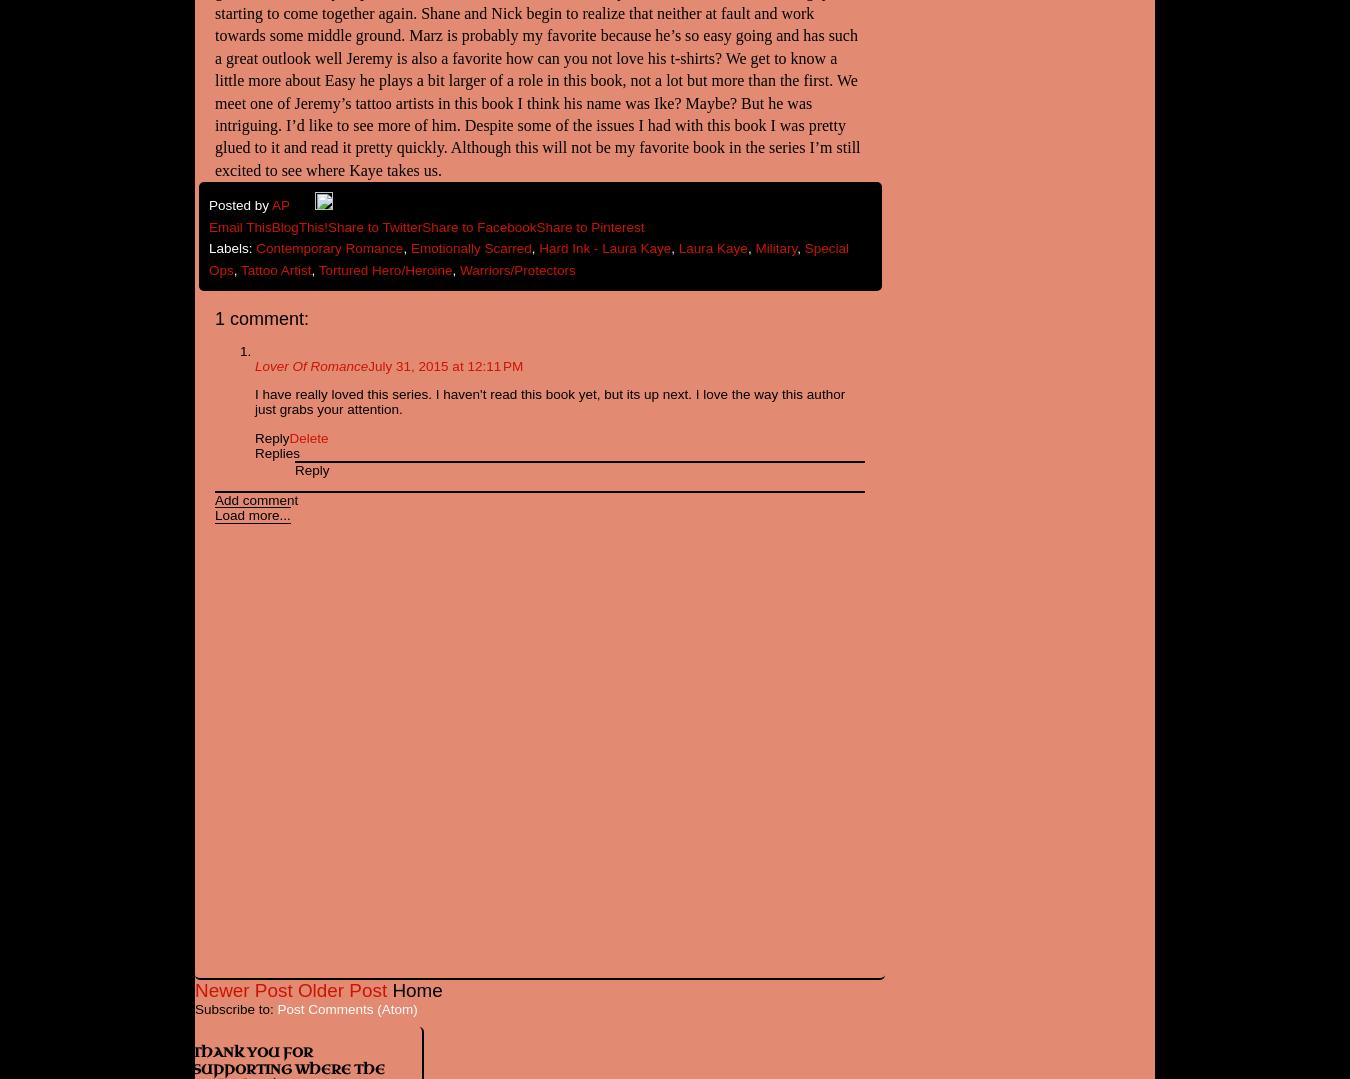 The image size is (1350, 1079). Describe the element at coordinates (516, 269) in the screenshot. I see `'Warriors/Protectors'` at that location.